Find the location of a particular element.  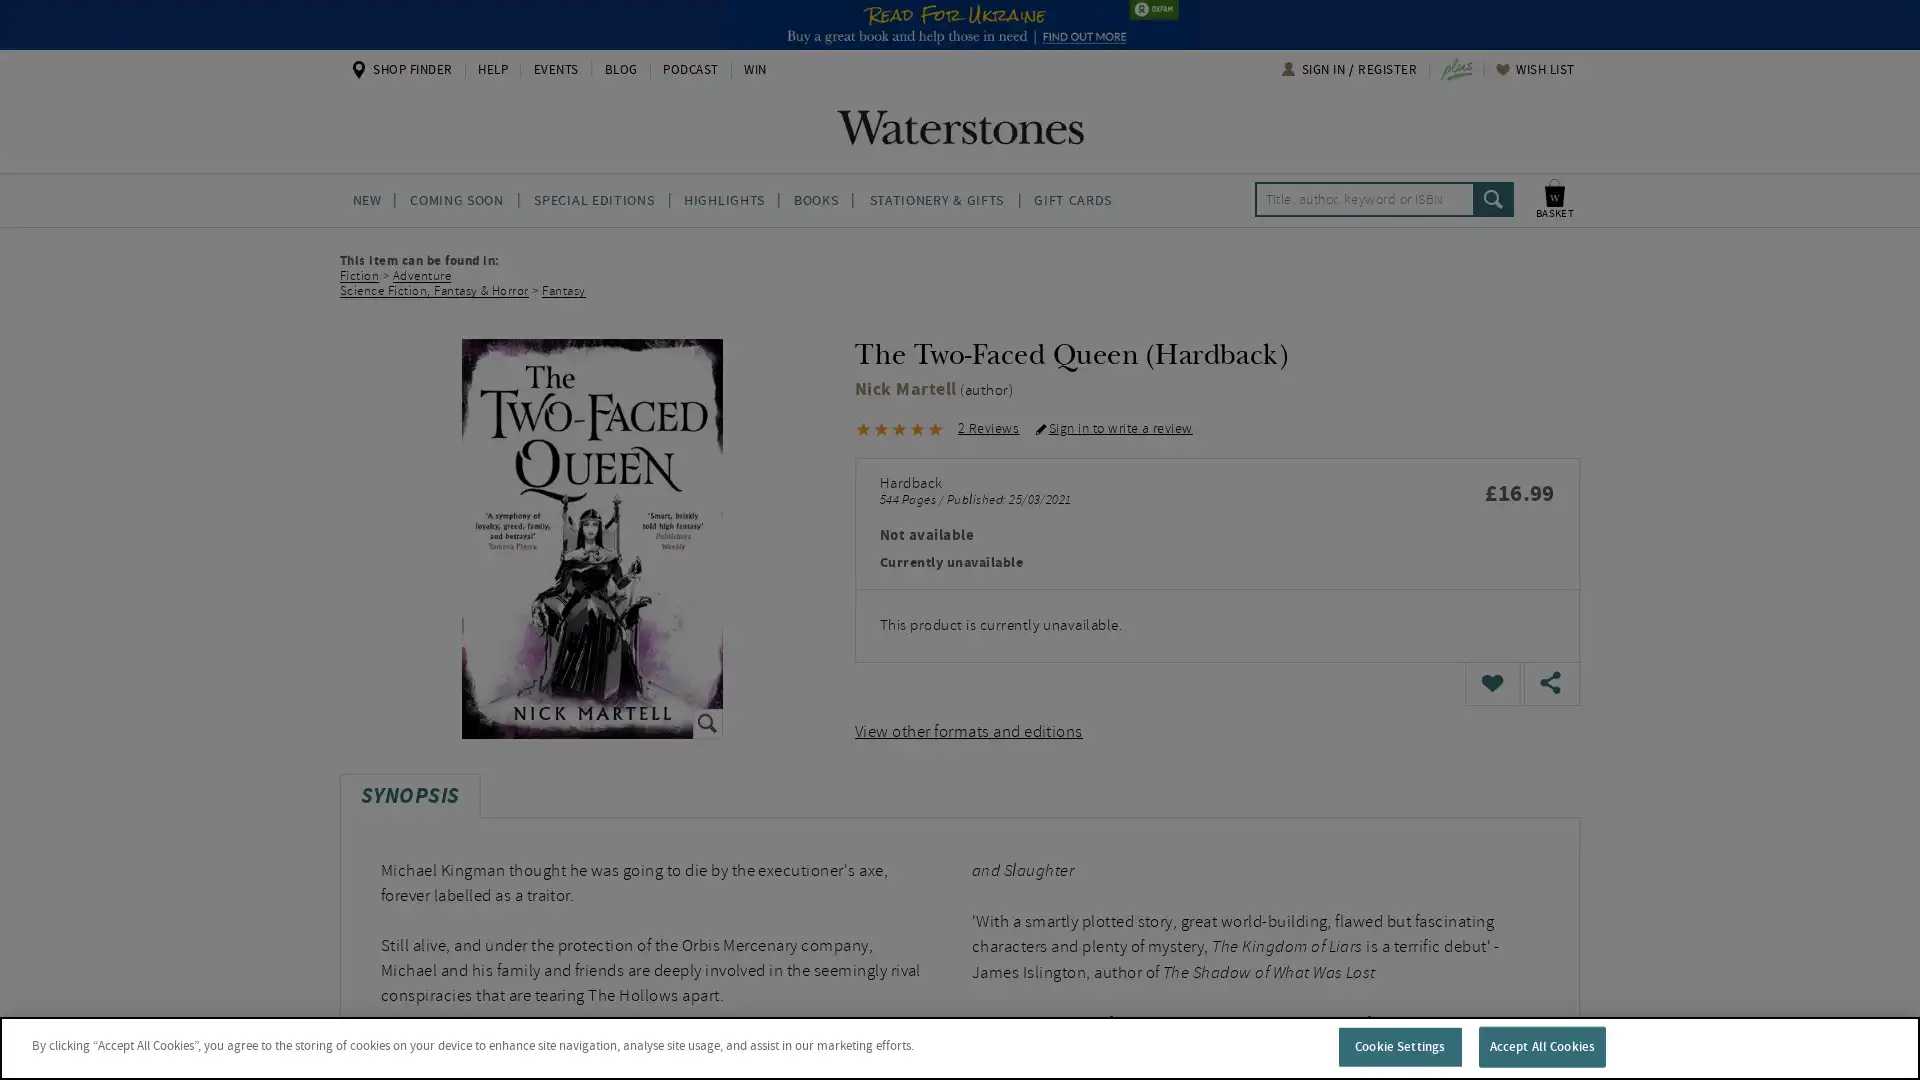

Cookie Settings is located at coordinates (1398, 1045).